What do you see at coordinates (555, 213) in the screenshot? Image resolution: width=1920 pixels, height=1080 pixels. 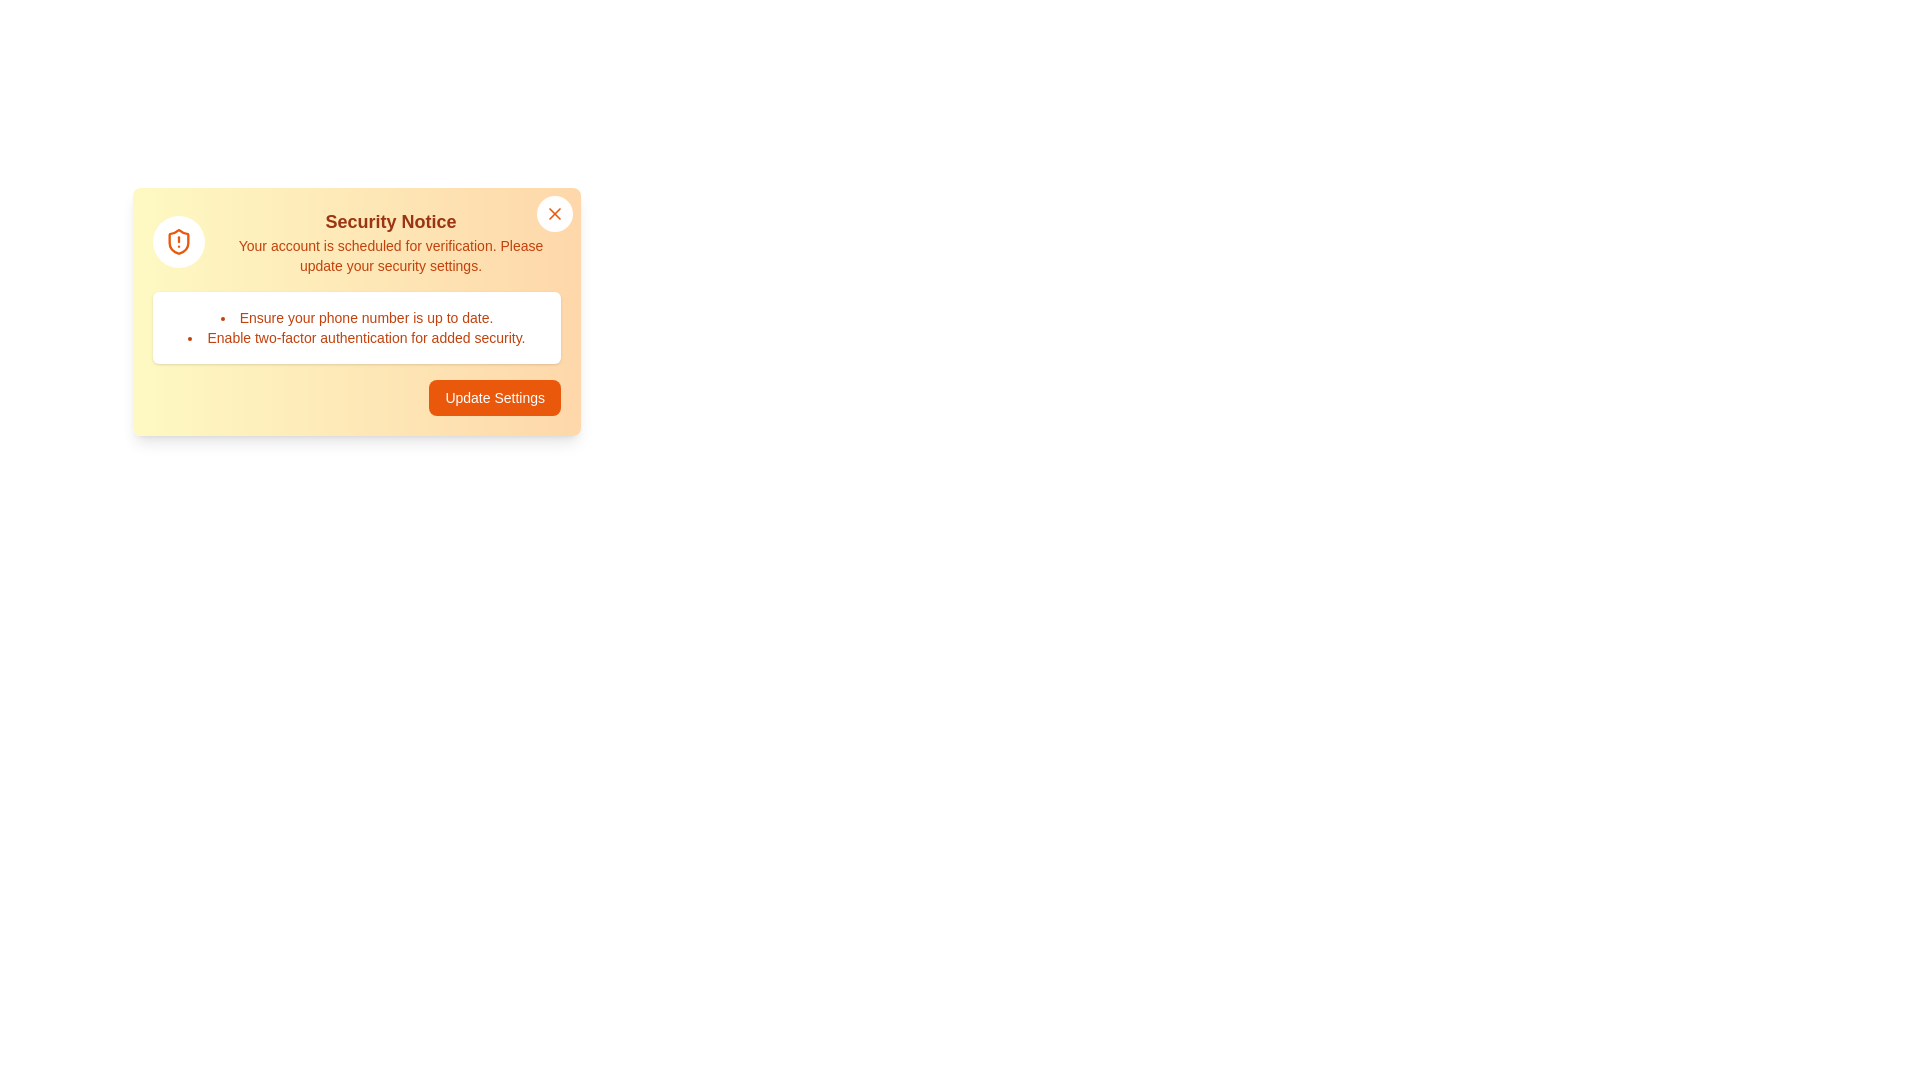 I see `the 'X' button at the top-right corner of the alert to close it` at bounding box center [555, 213].